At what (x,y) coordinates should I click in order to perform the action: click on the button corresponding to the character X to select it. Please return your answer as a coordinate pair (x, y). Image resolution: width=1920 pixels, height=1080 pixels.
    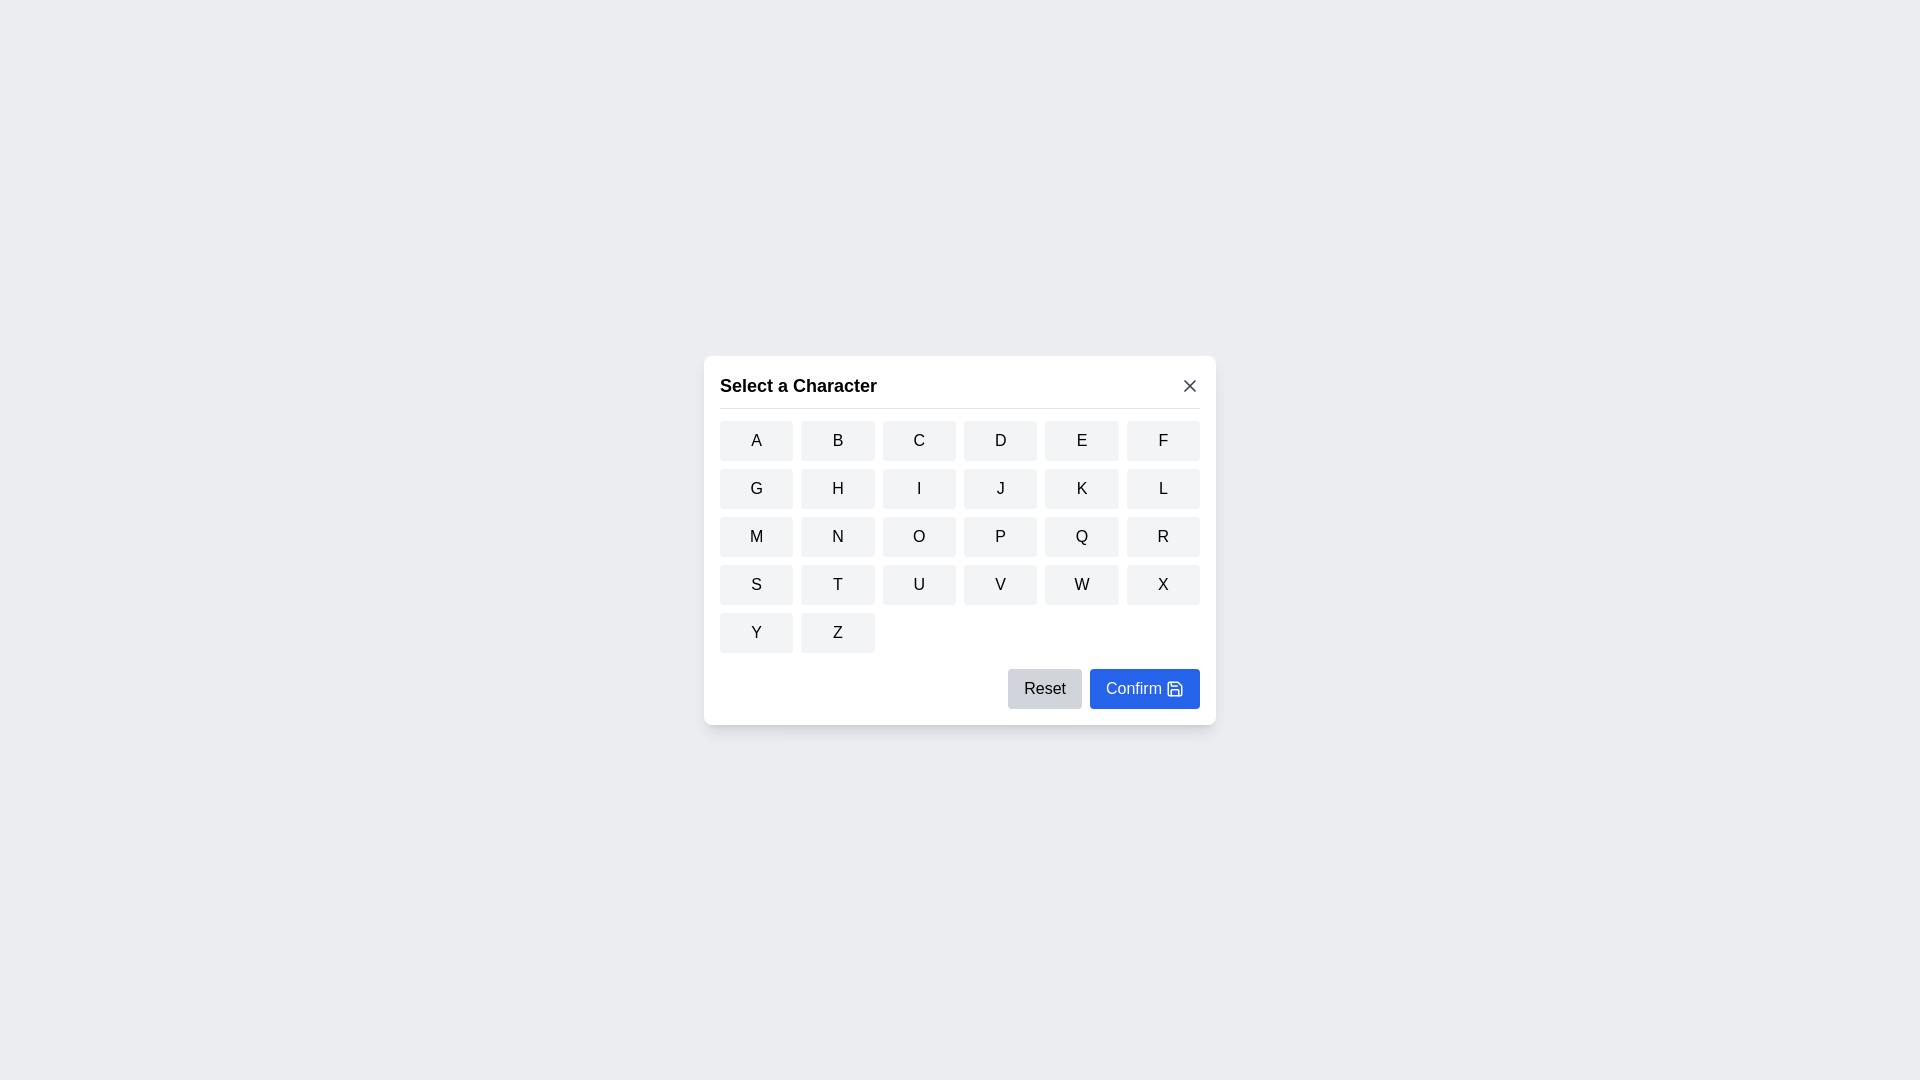
    Looking at the image, I should click on (1162, 583).